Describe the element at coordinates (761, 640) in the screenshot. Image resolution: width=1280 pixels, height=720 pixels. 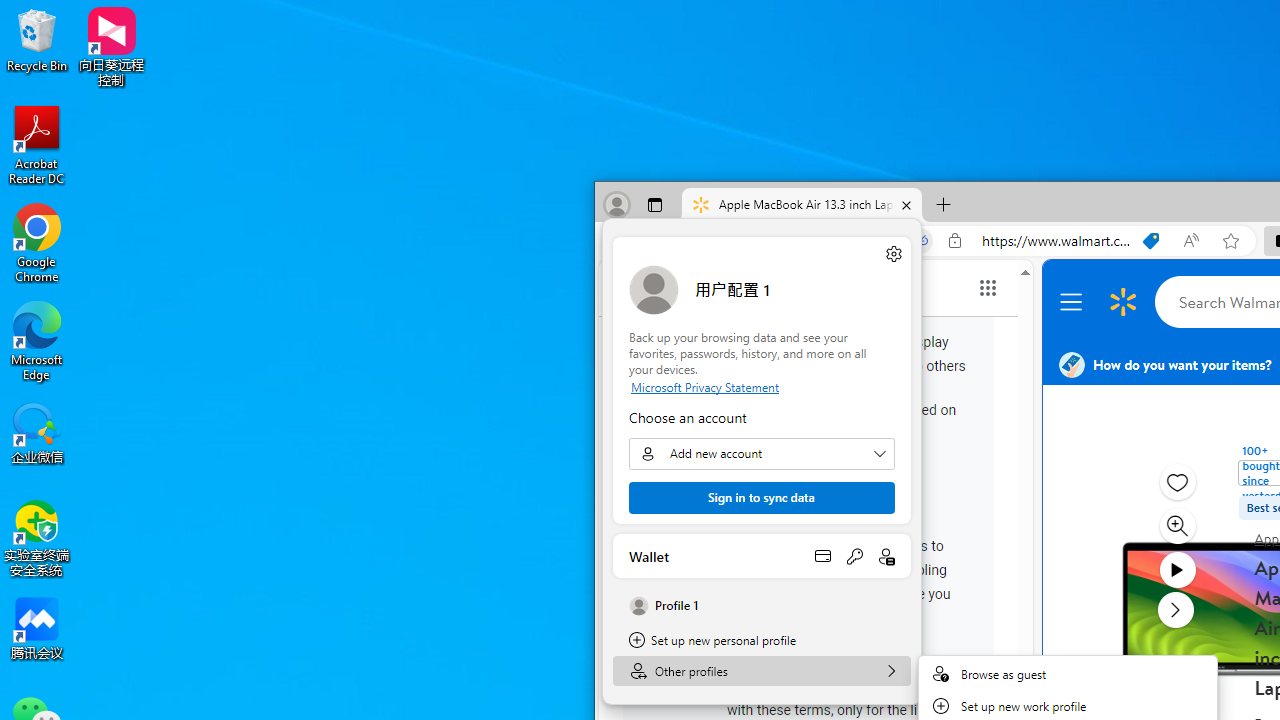
I see `'Set up new personal profile'` at that location.